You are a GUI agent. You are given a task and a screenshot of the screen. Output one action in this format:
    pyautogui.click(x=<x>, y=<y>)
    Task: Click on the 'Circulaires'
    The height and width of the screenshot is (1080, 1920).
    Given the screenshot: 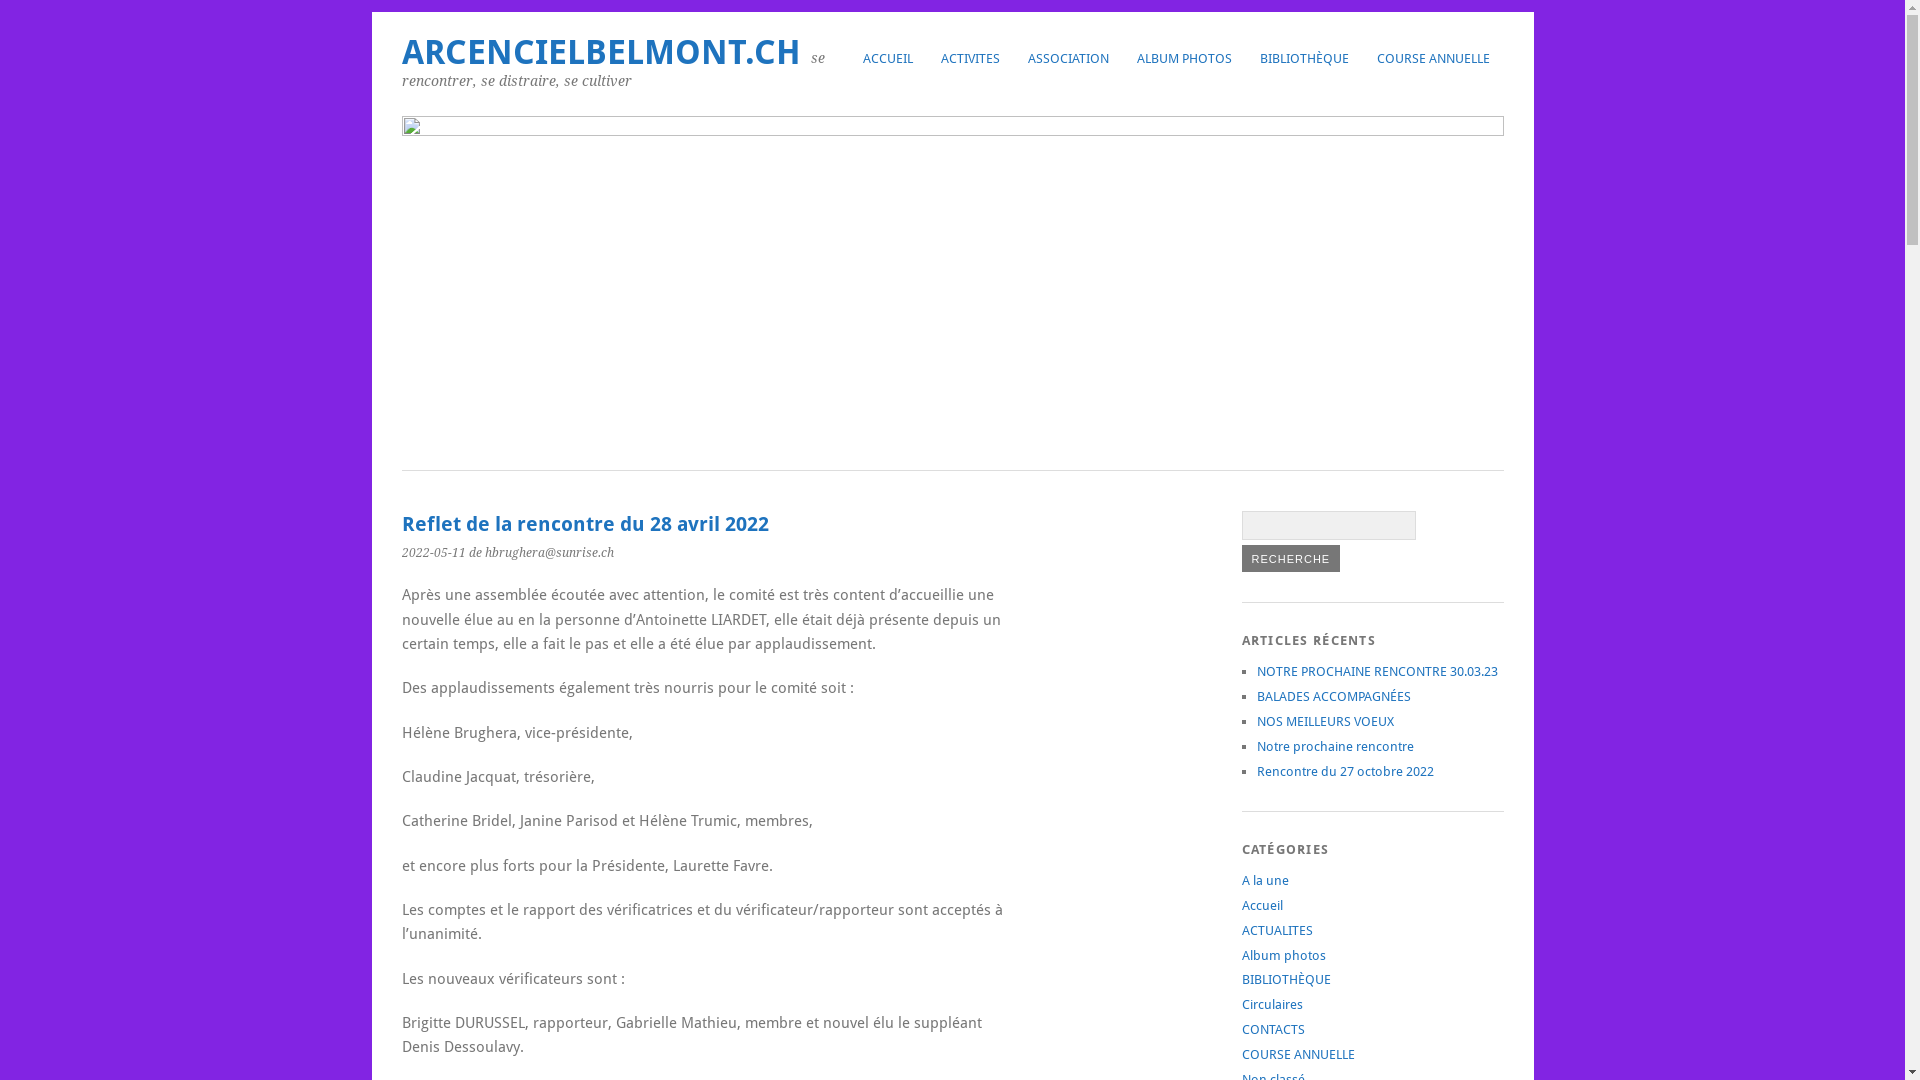 What is the action you would take?
    pyautogui.click(x=1271, y=1004)
    